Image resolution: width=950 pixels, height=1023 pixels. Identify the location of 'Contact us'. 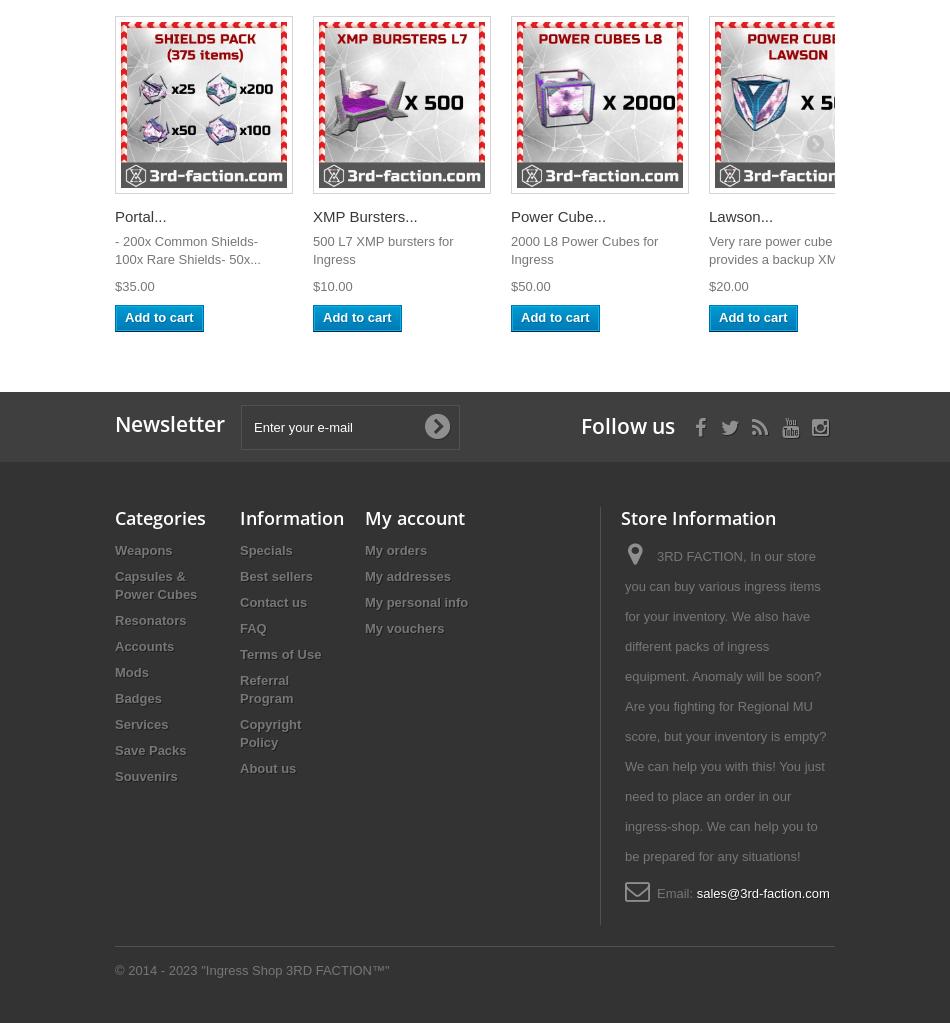
(272, 601).